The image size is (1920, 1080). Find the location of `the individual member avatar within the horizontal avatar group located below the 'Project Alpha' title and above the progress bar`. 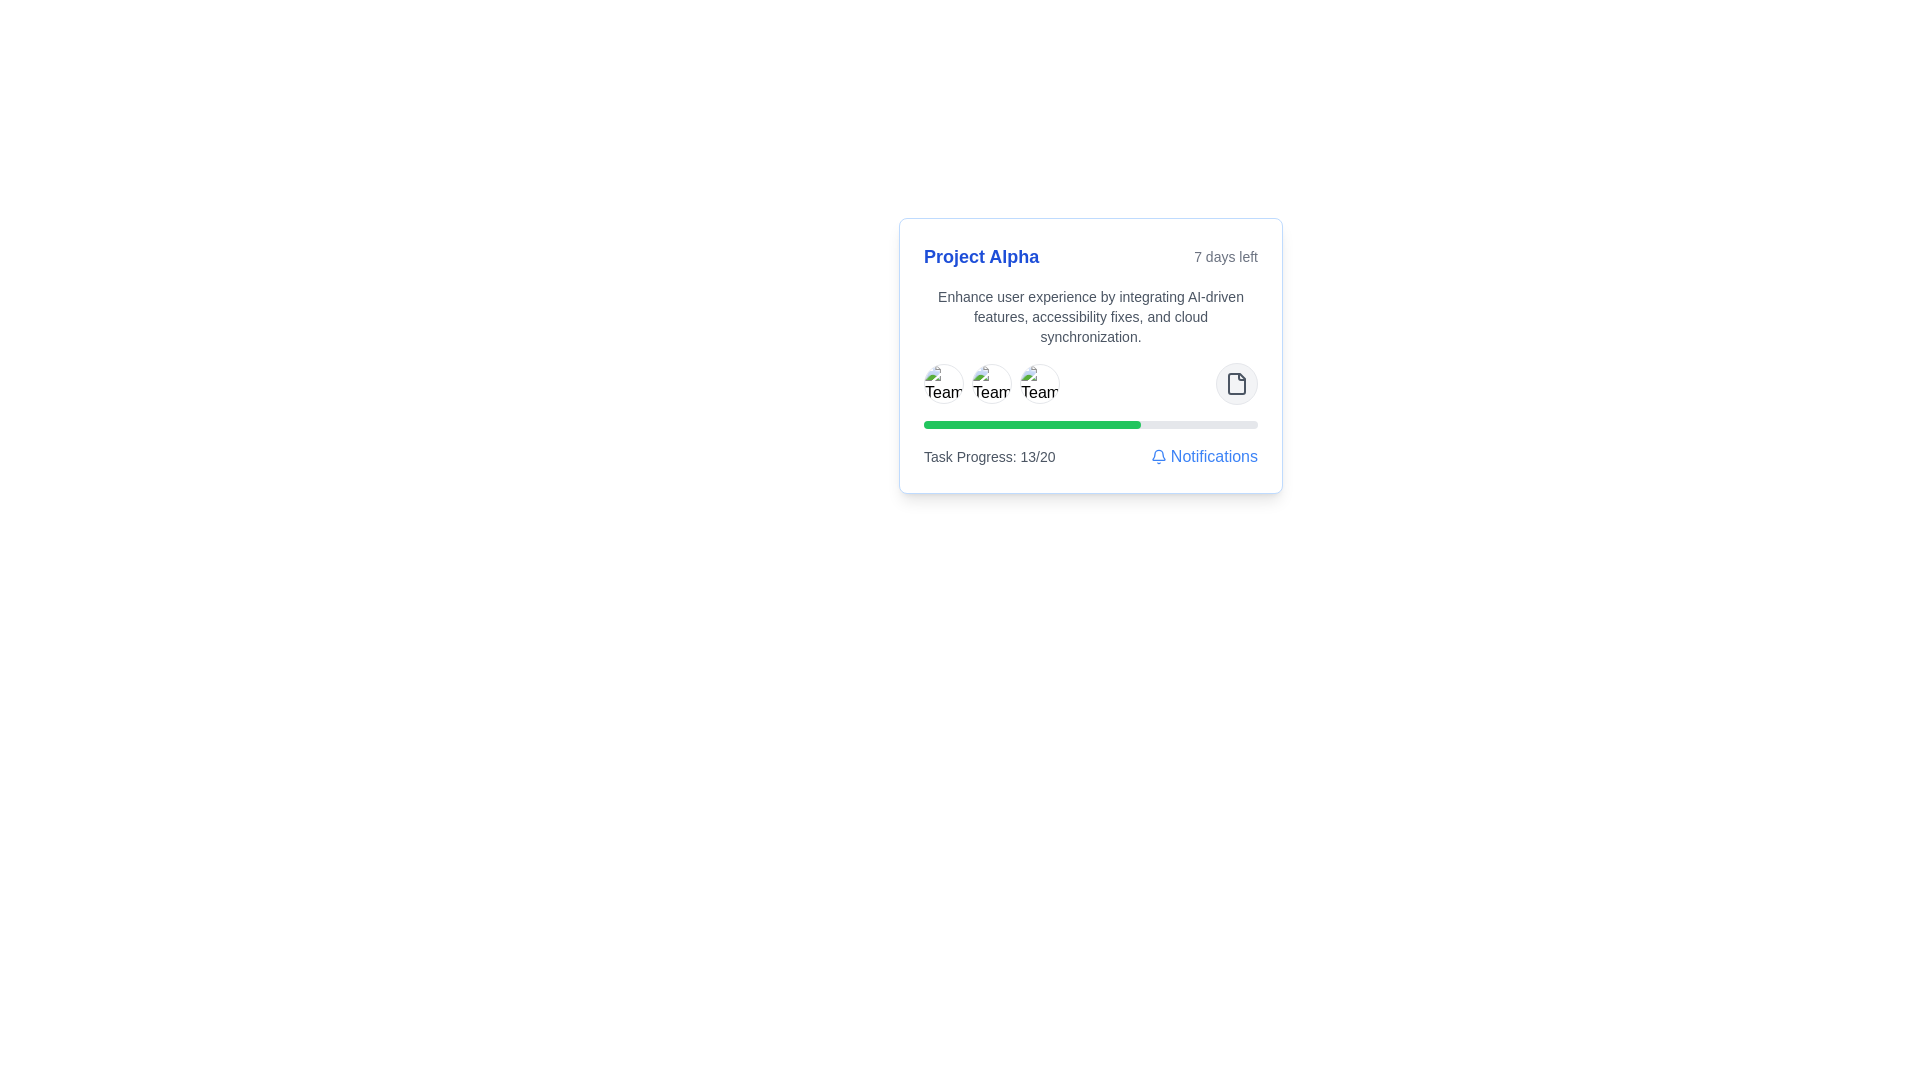

the individual member avatar within the horizontal avatar group located below the 'Project Alpha' title and above the progress bar is located at coordinates (992, 384).